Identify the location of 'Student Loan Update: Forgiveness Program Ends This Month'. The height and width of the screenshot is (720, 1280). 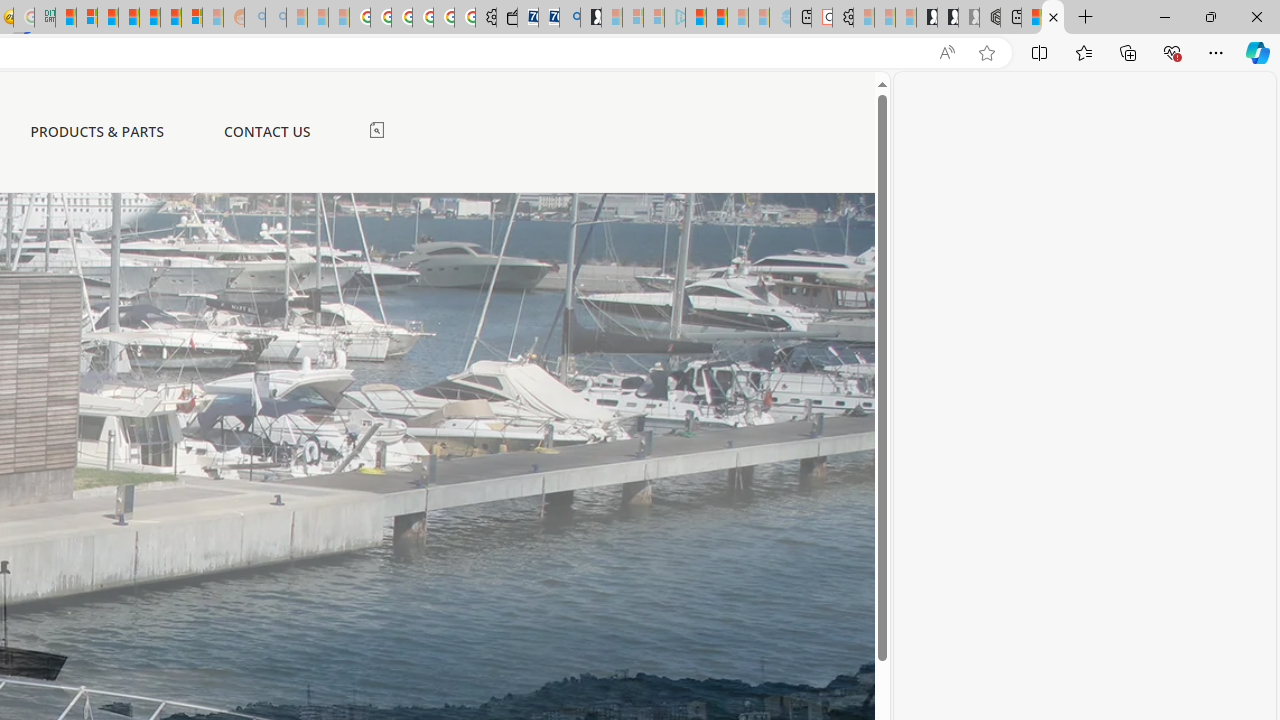
(128, 17).